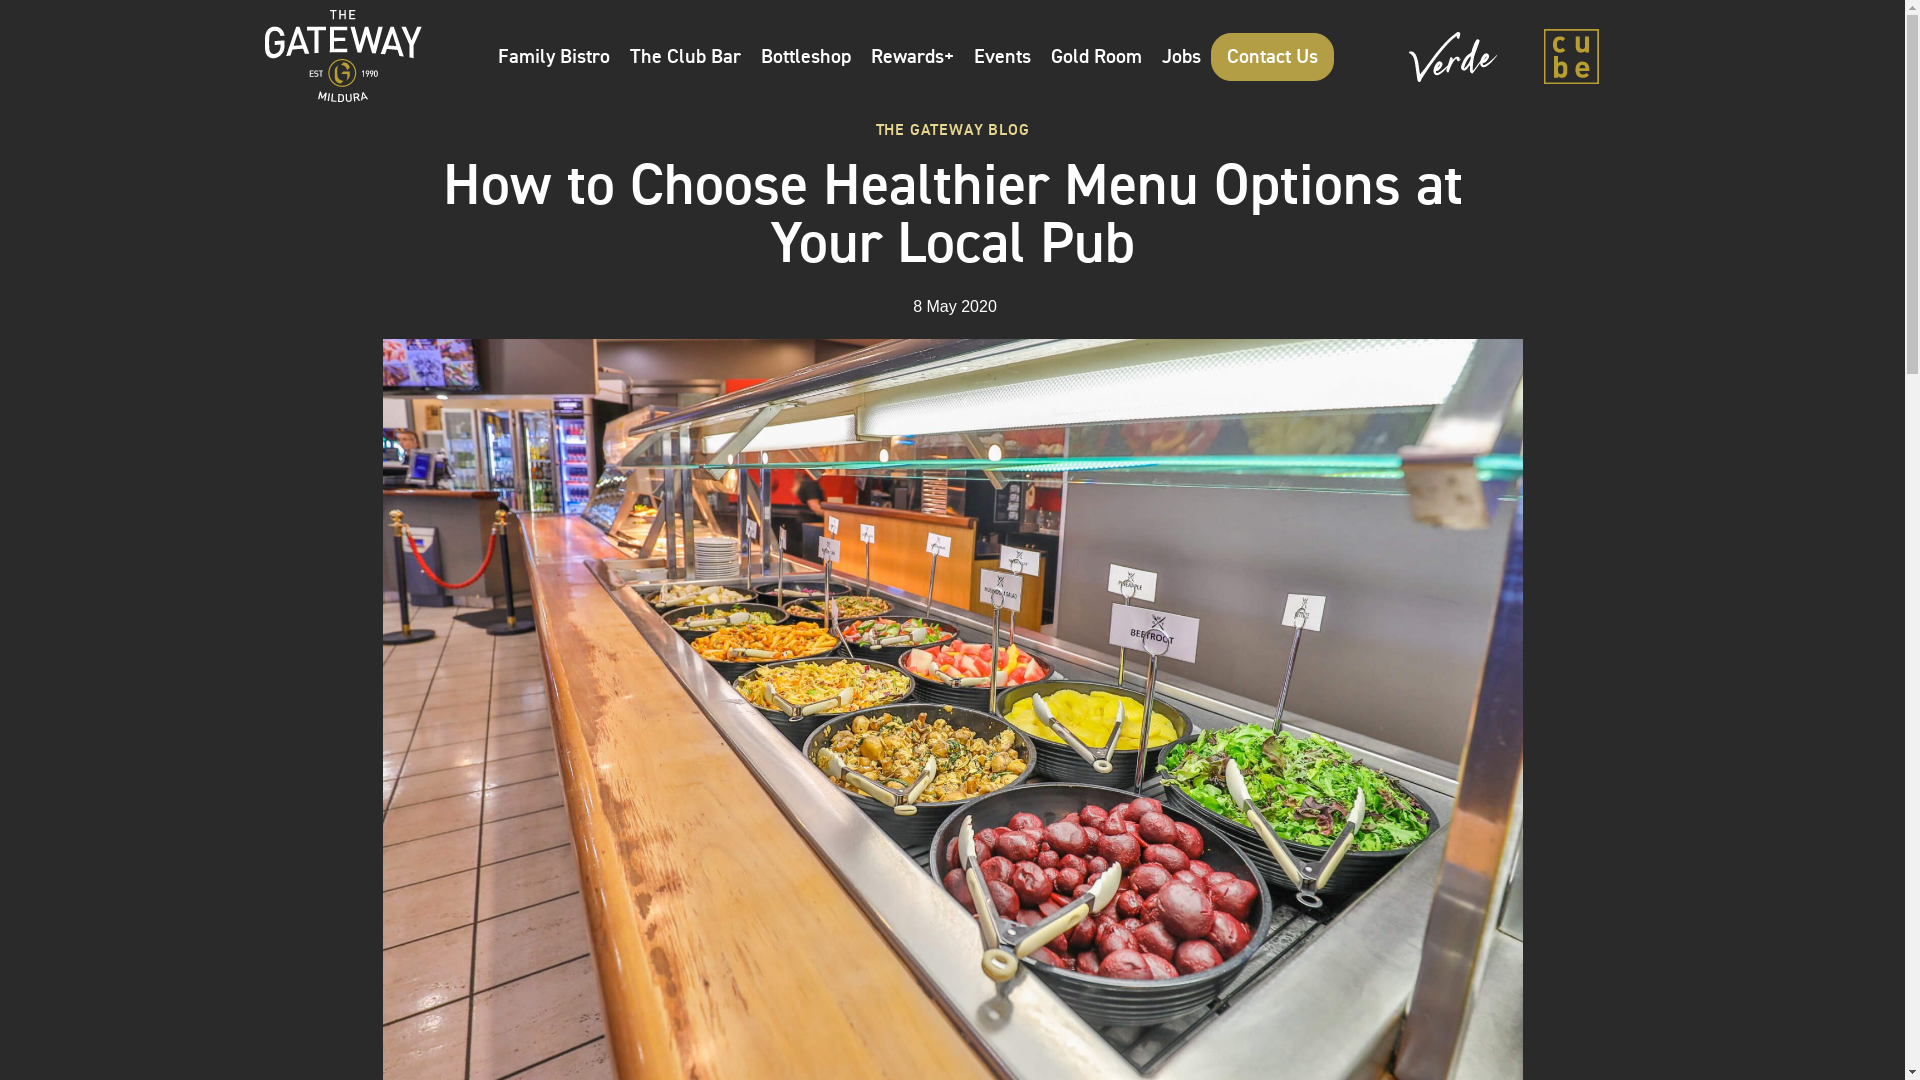 Image resolution: width=1920 pixels, height=1080 pixels. Describe the element at coordinates (806, 55) in the screenshot. I see `'Bottleshop'` at that location.